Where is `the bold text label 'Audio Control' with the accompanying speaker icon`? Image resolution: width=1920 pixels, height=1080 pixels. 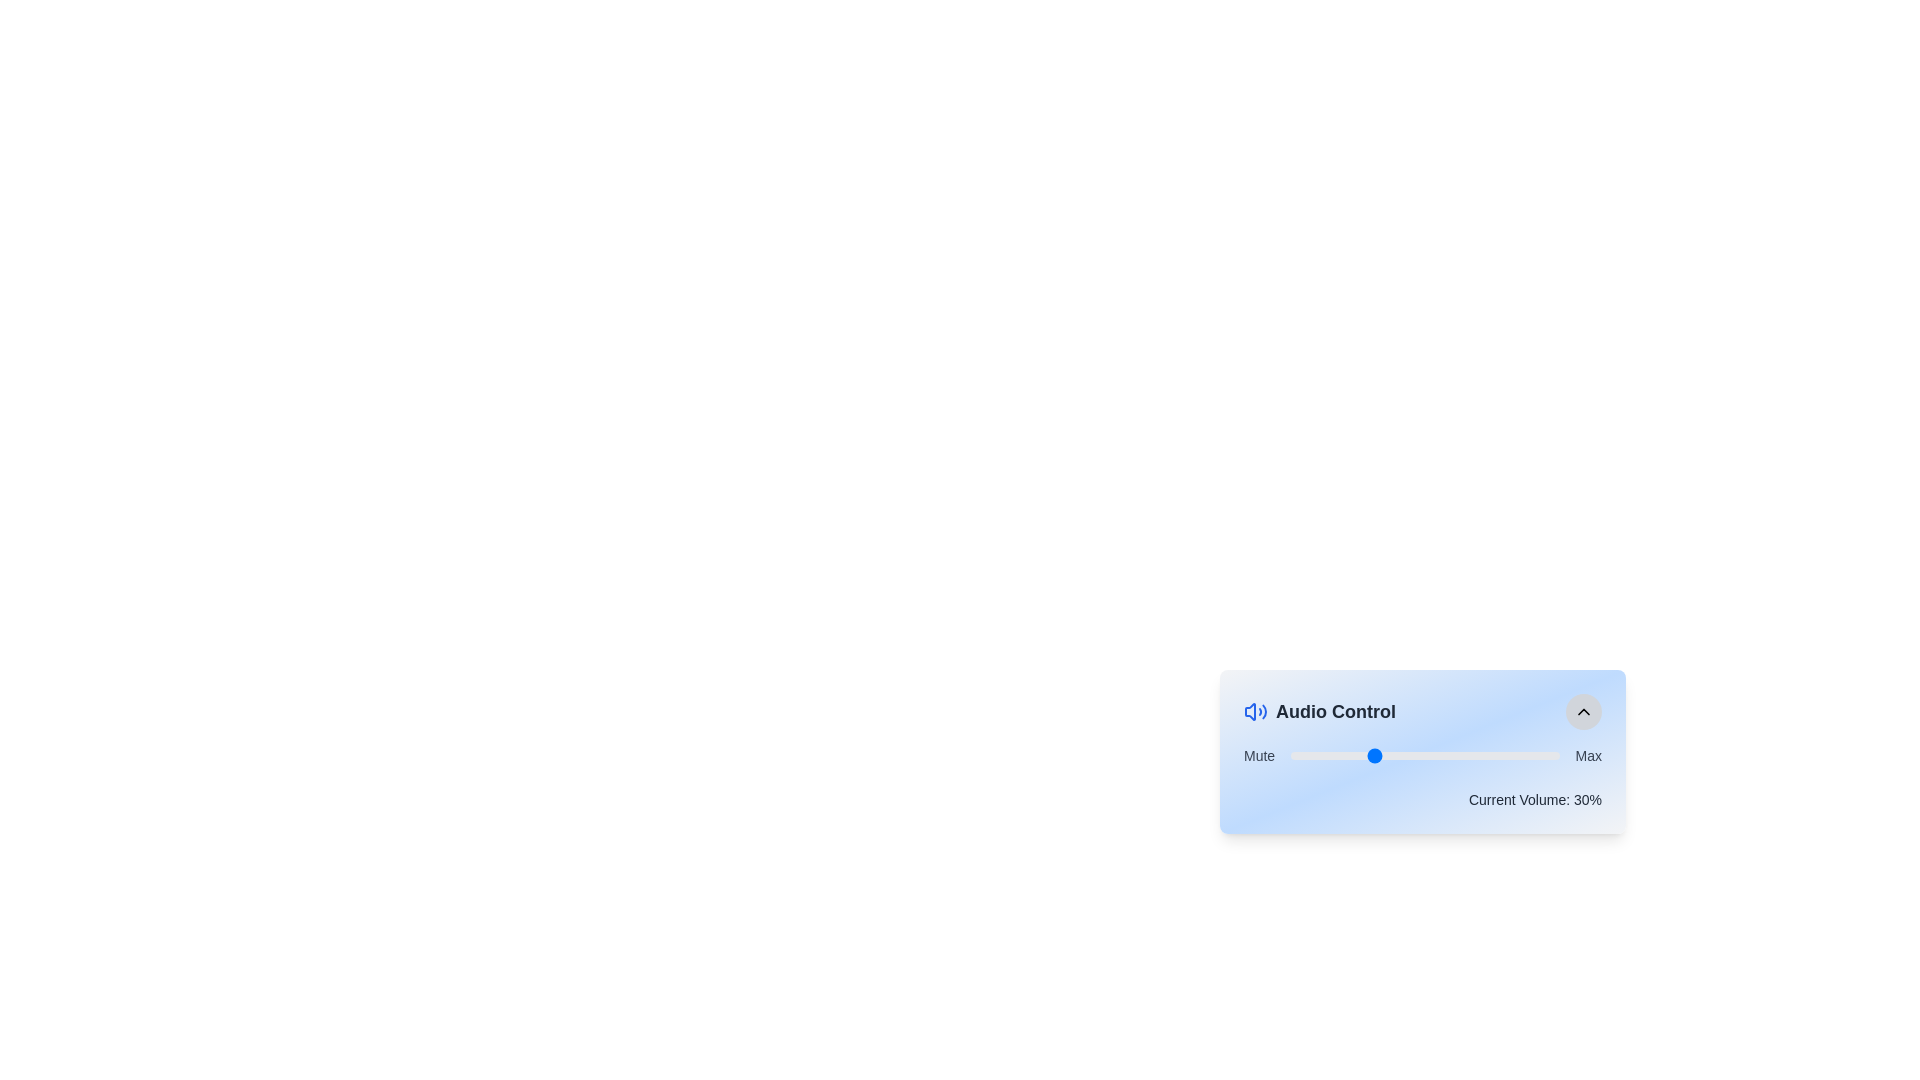 the bold text label 'Audio Control' with the accompanying speaker icon is located at coordinates (1320, 711).